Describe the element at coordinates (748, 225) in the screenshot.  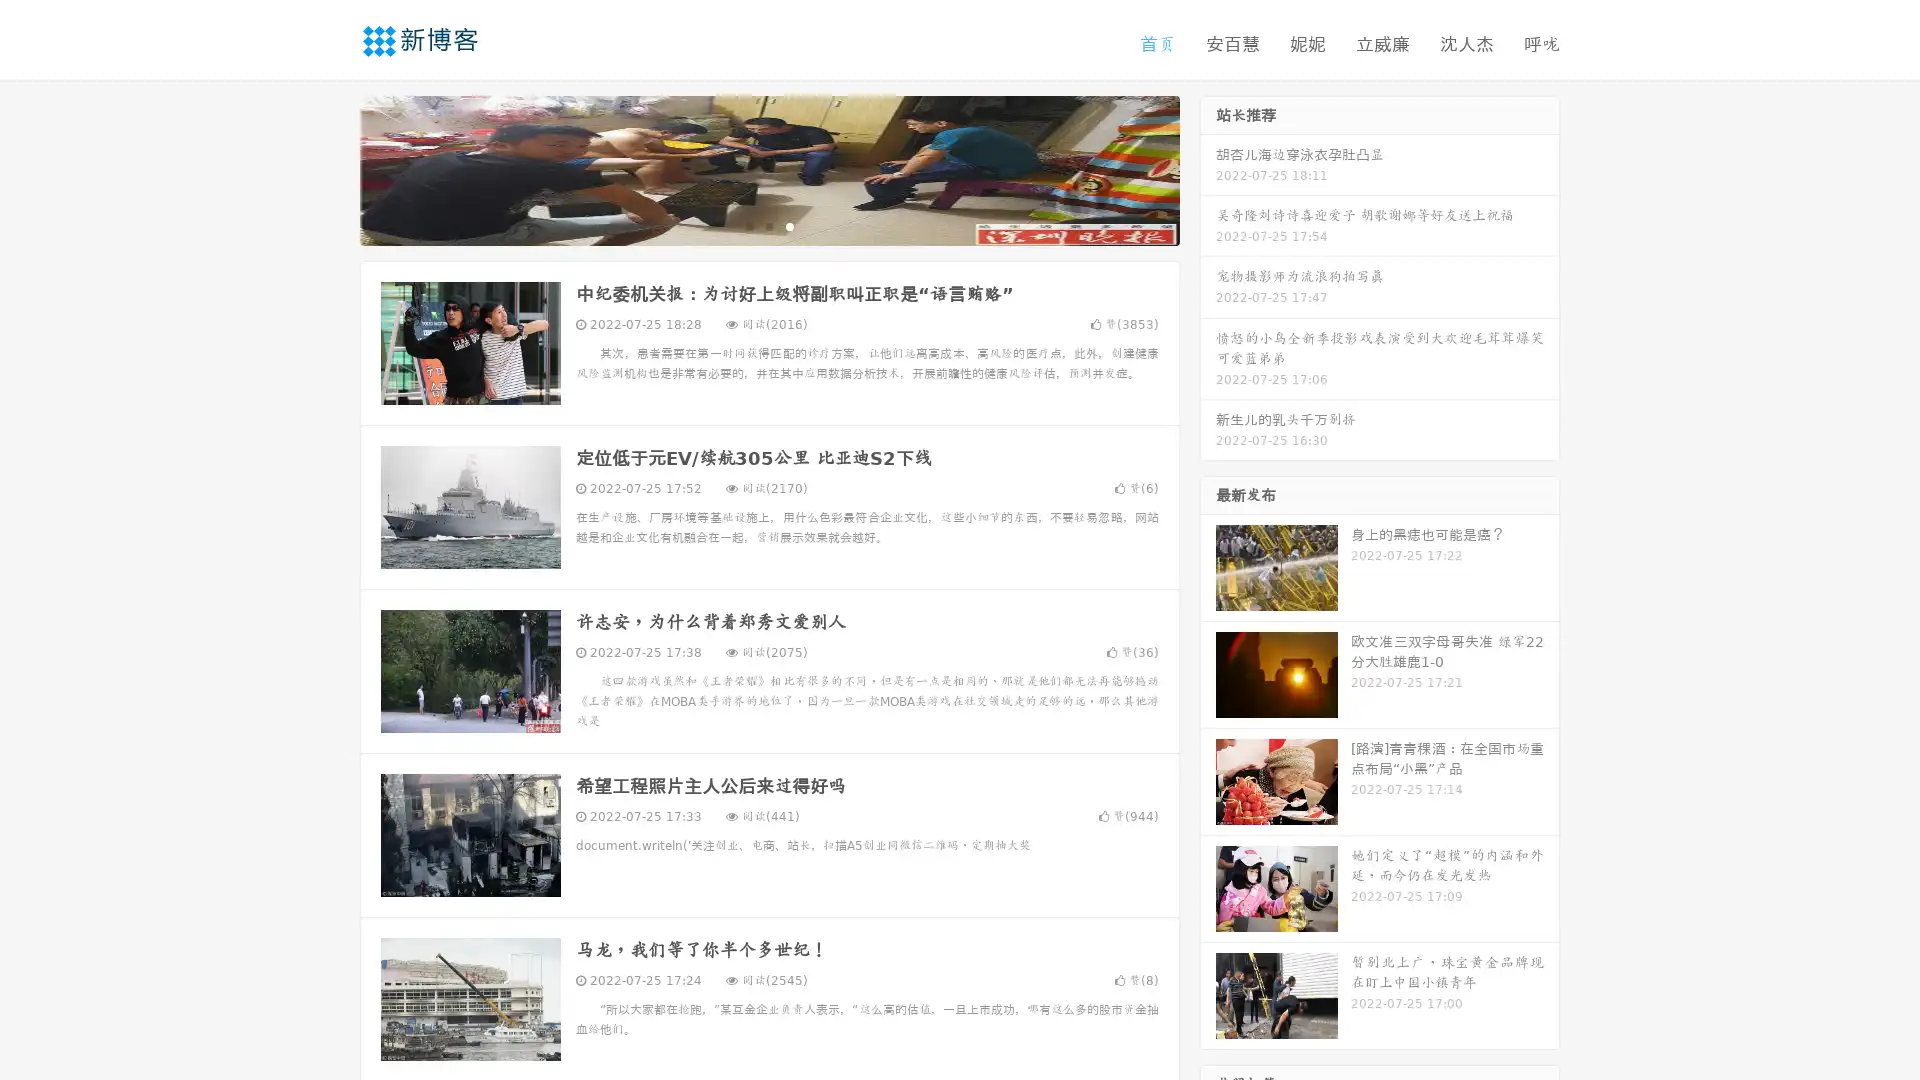
I see `Go to slide 1` at that location.